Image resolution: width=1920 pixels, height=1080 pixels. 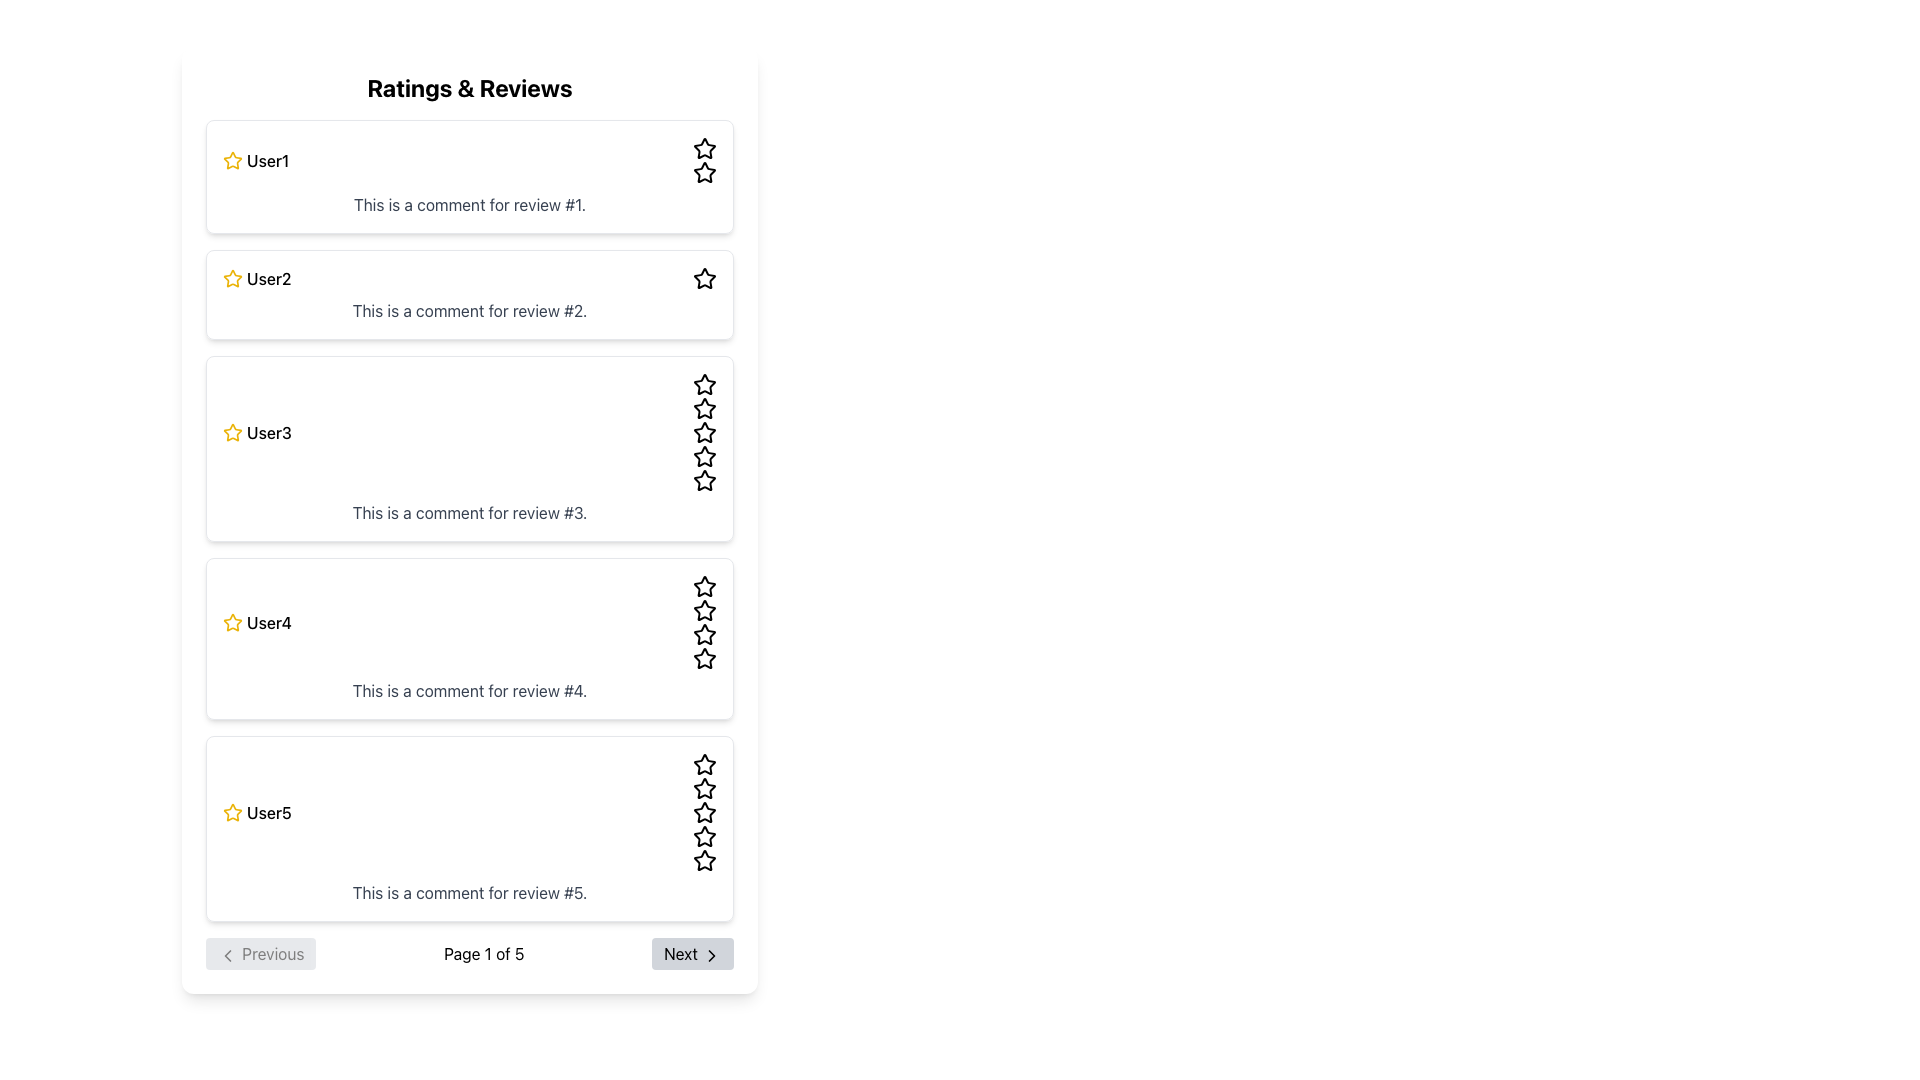 What do you see at coordinates (268, 278) in the screenshot?
I see `the text label identifying the author of the review, located in the 'Ratings & Reviews' section, positioned below 'User1' and above 'User3'` at bounding box center [268, 278].